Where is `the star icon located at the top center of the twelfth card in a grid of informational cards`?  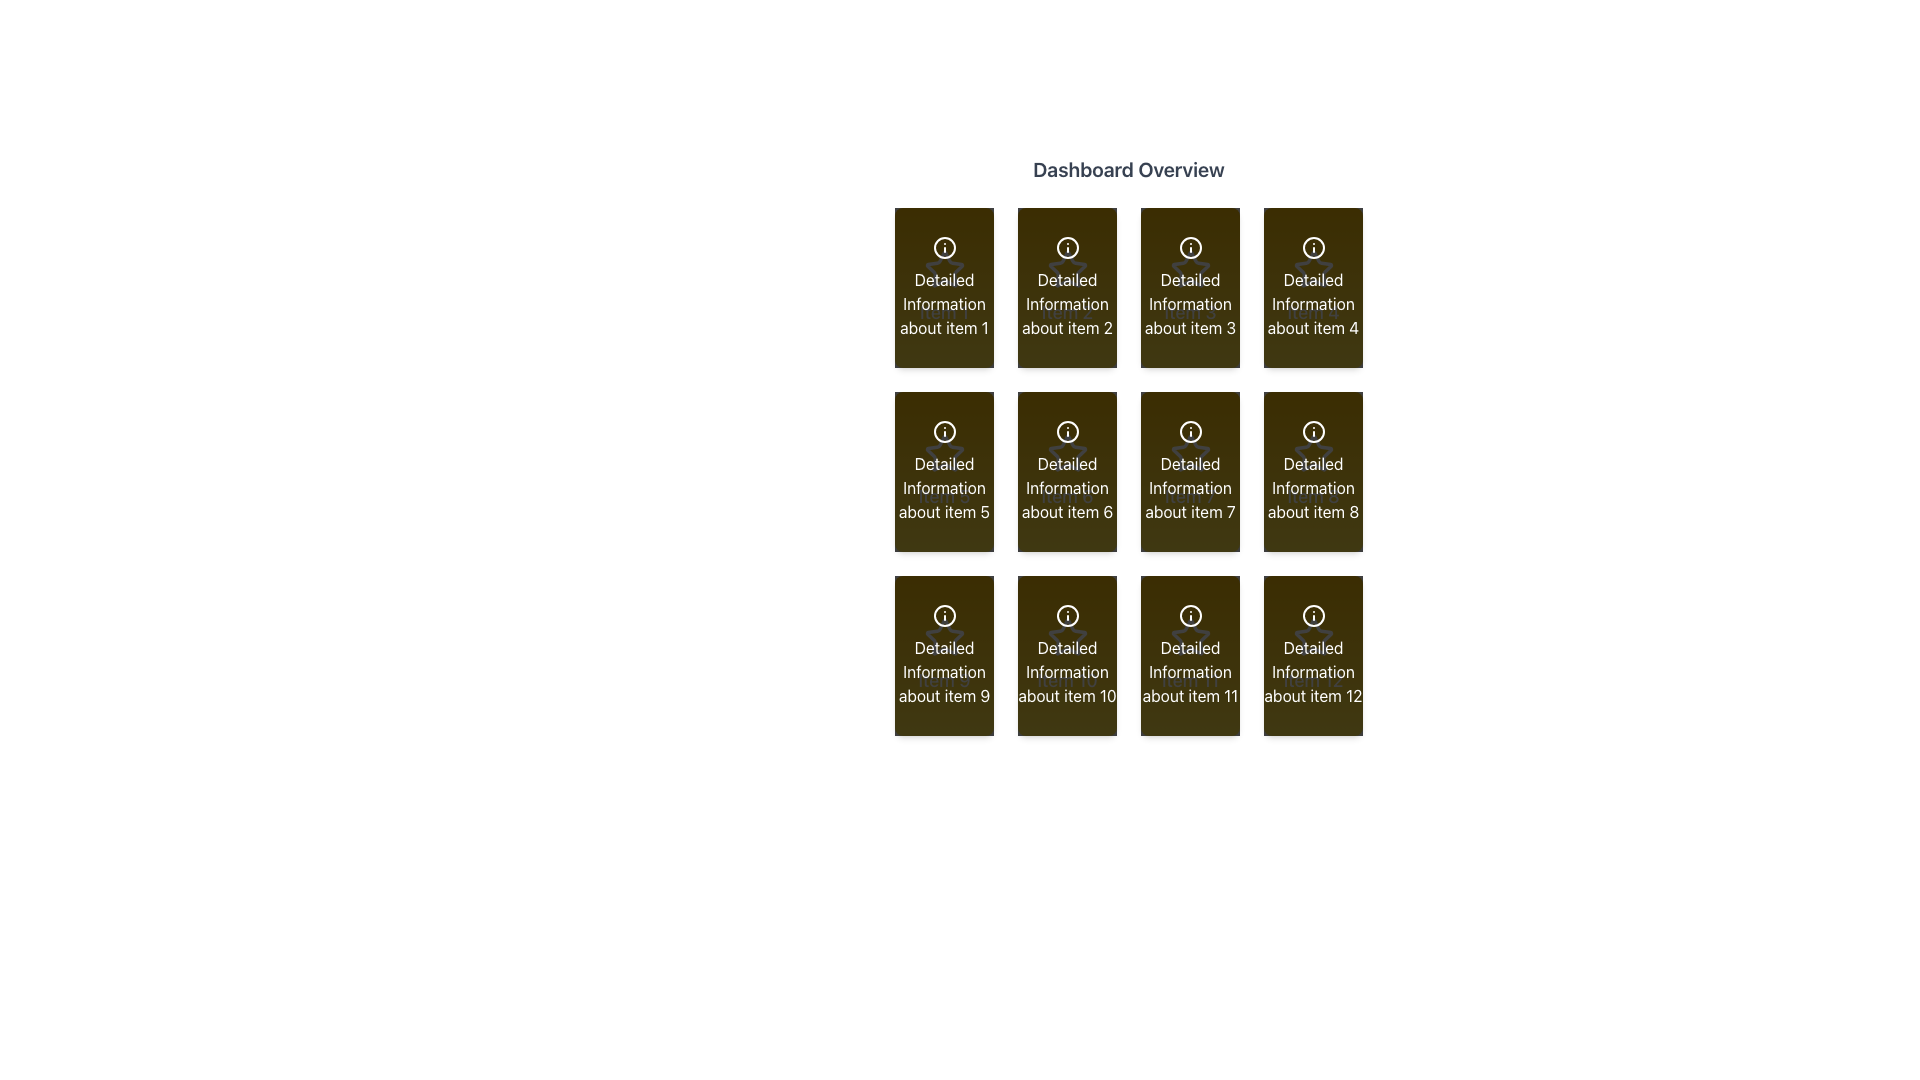
the star icon located at the top center of the twelfth card in a grid of informational cards is located at coordinates (1313, 637).